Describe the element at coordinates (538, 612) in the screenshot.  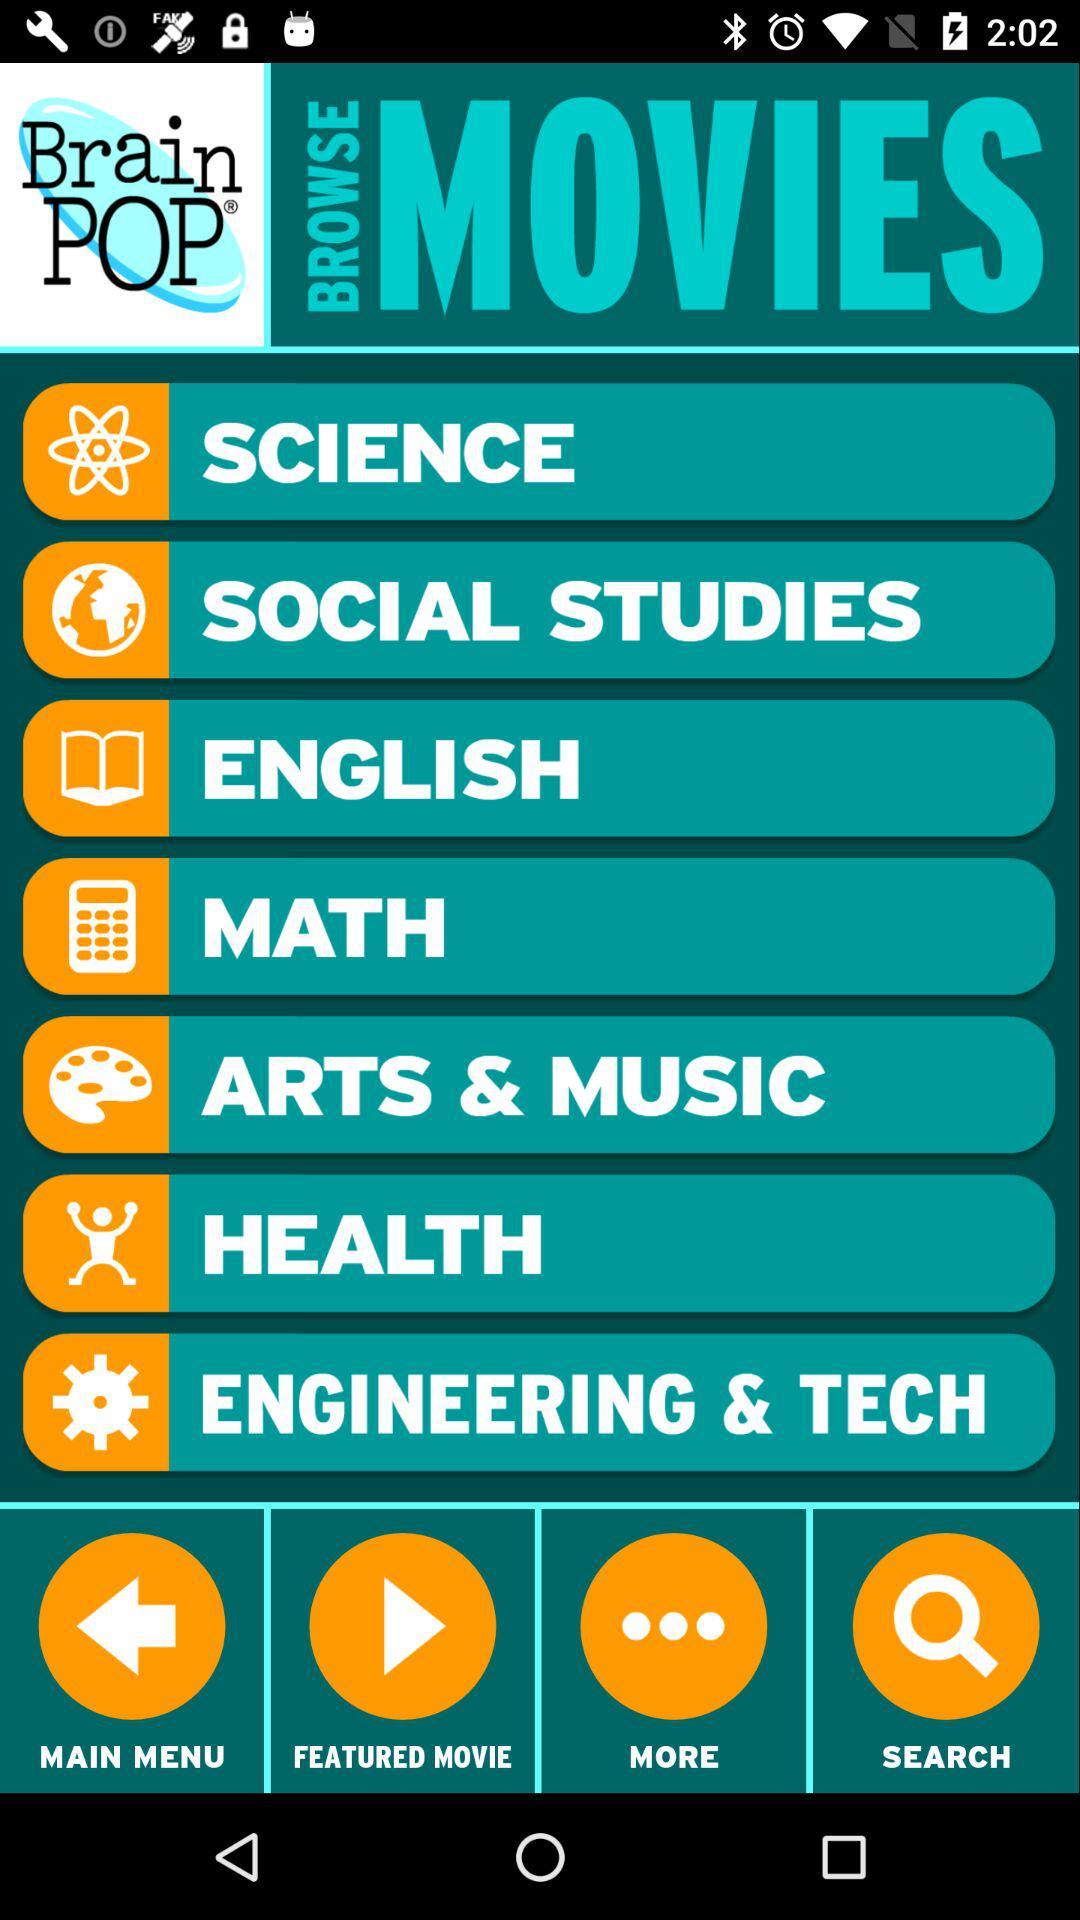
I see `choose social studies` at that location.